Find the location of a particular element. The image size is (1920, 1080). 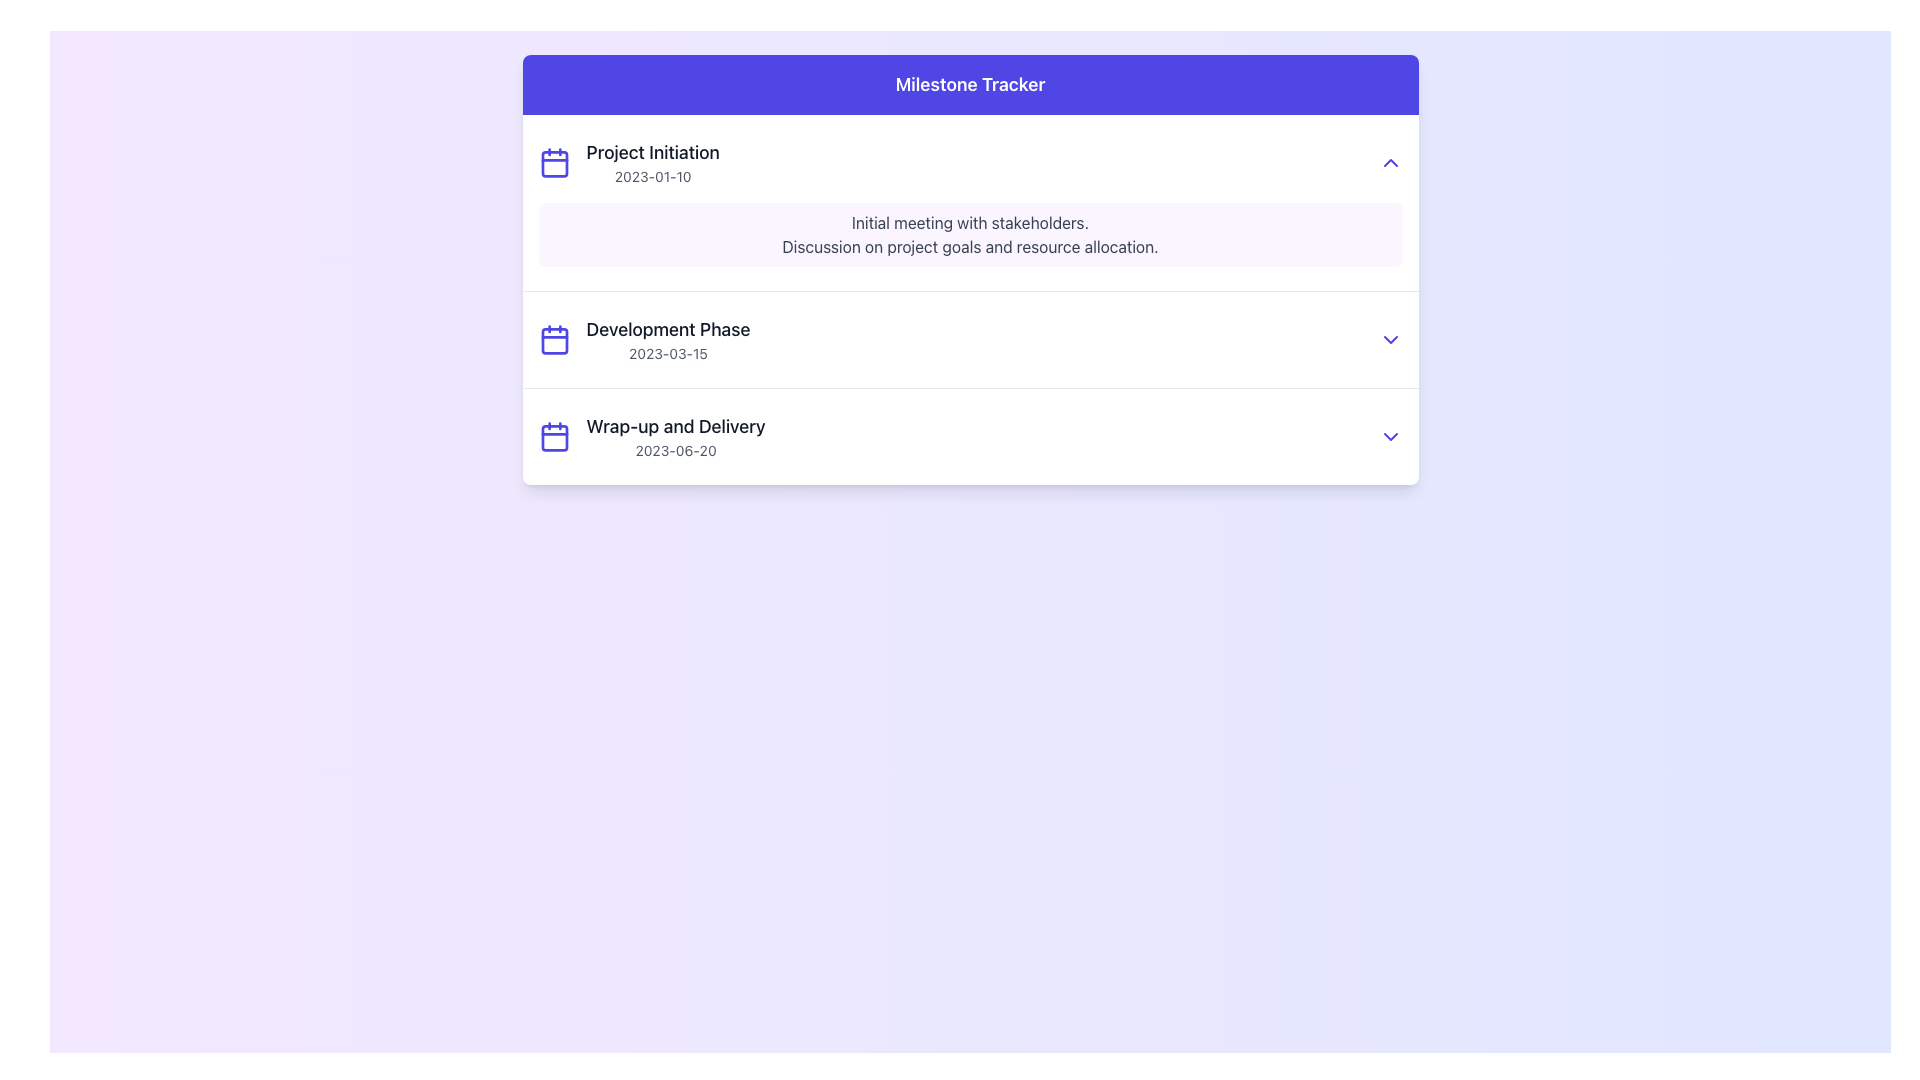

the Text Label that reads 'Discussion on project goals and resource allocation.', which is positioned below 'Initial meeting with stakeholders.' in the 'Project Initiation' block of the milestone tracker is located at coordinates (970, 245).